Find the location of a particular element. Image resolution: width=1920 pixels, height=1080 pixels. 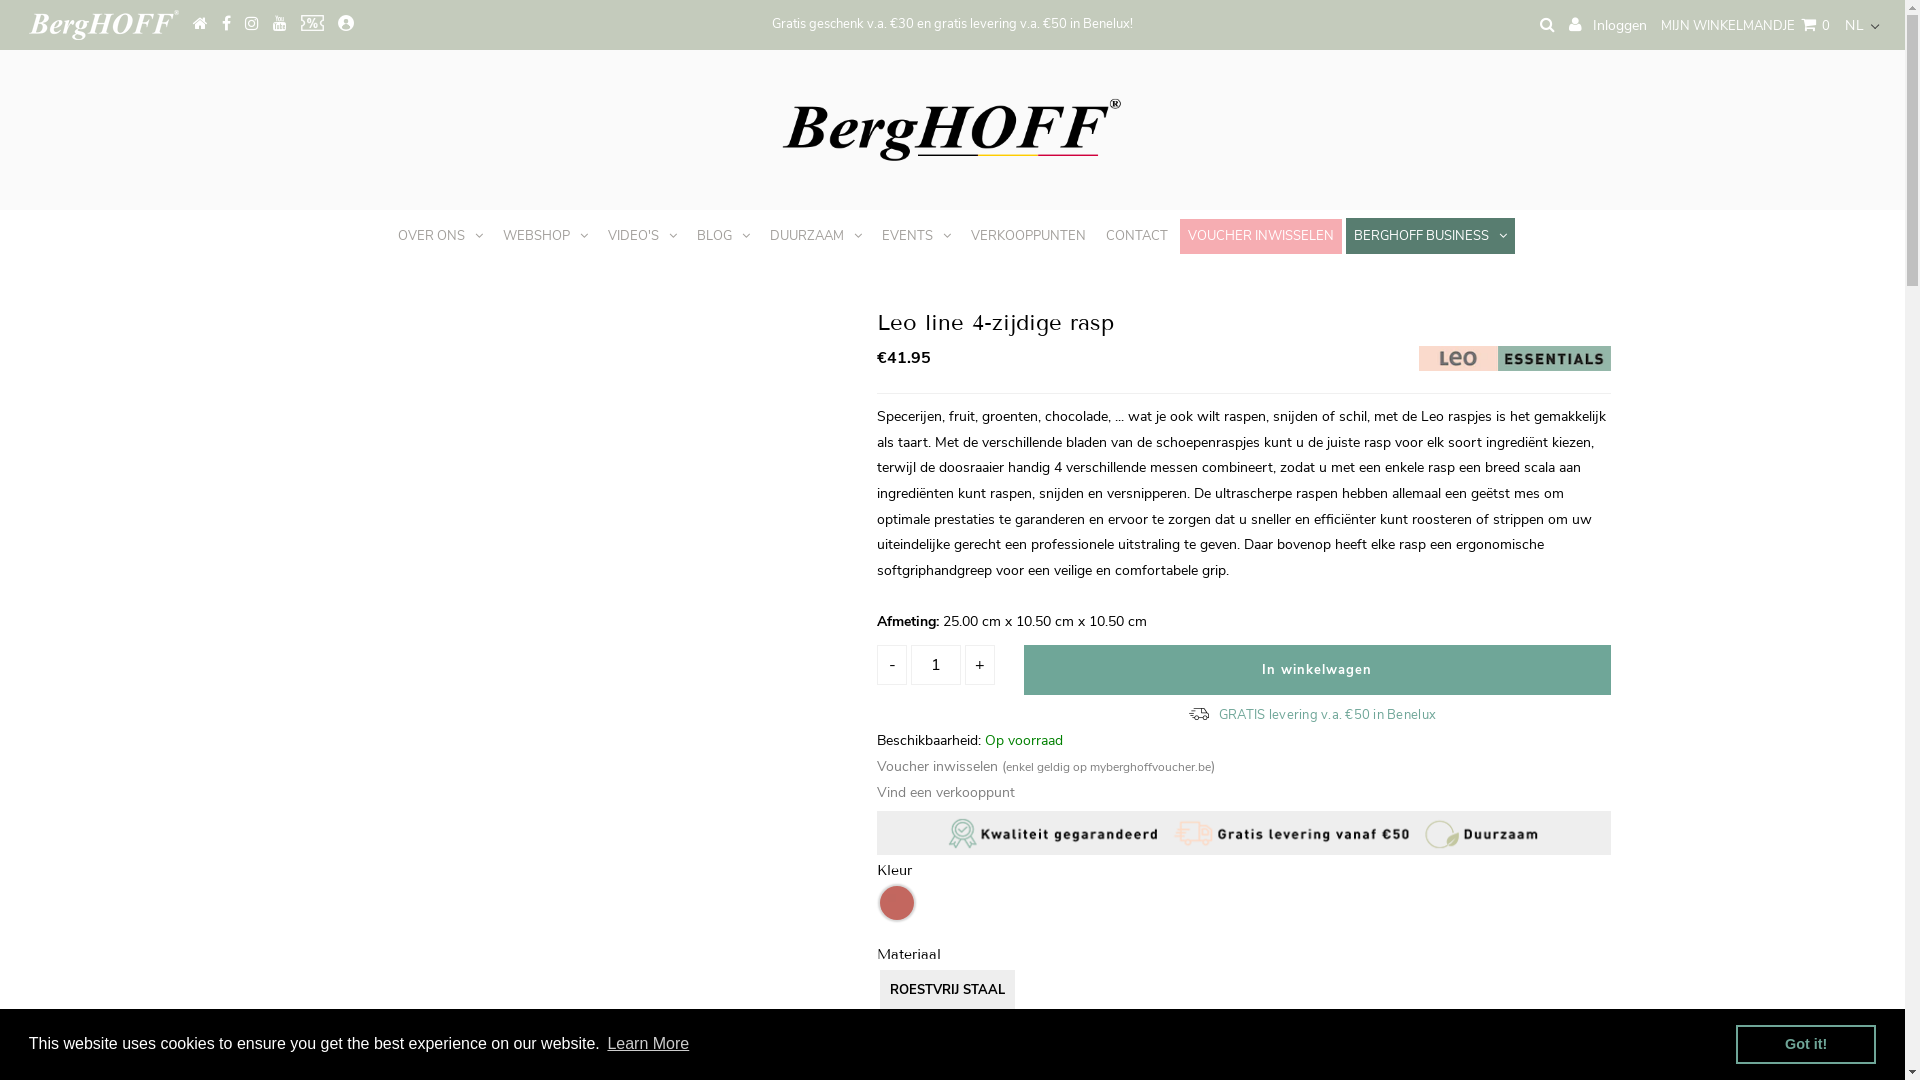

'VIDEO'S' is located at coordinates (642, 234).